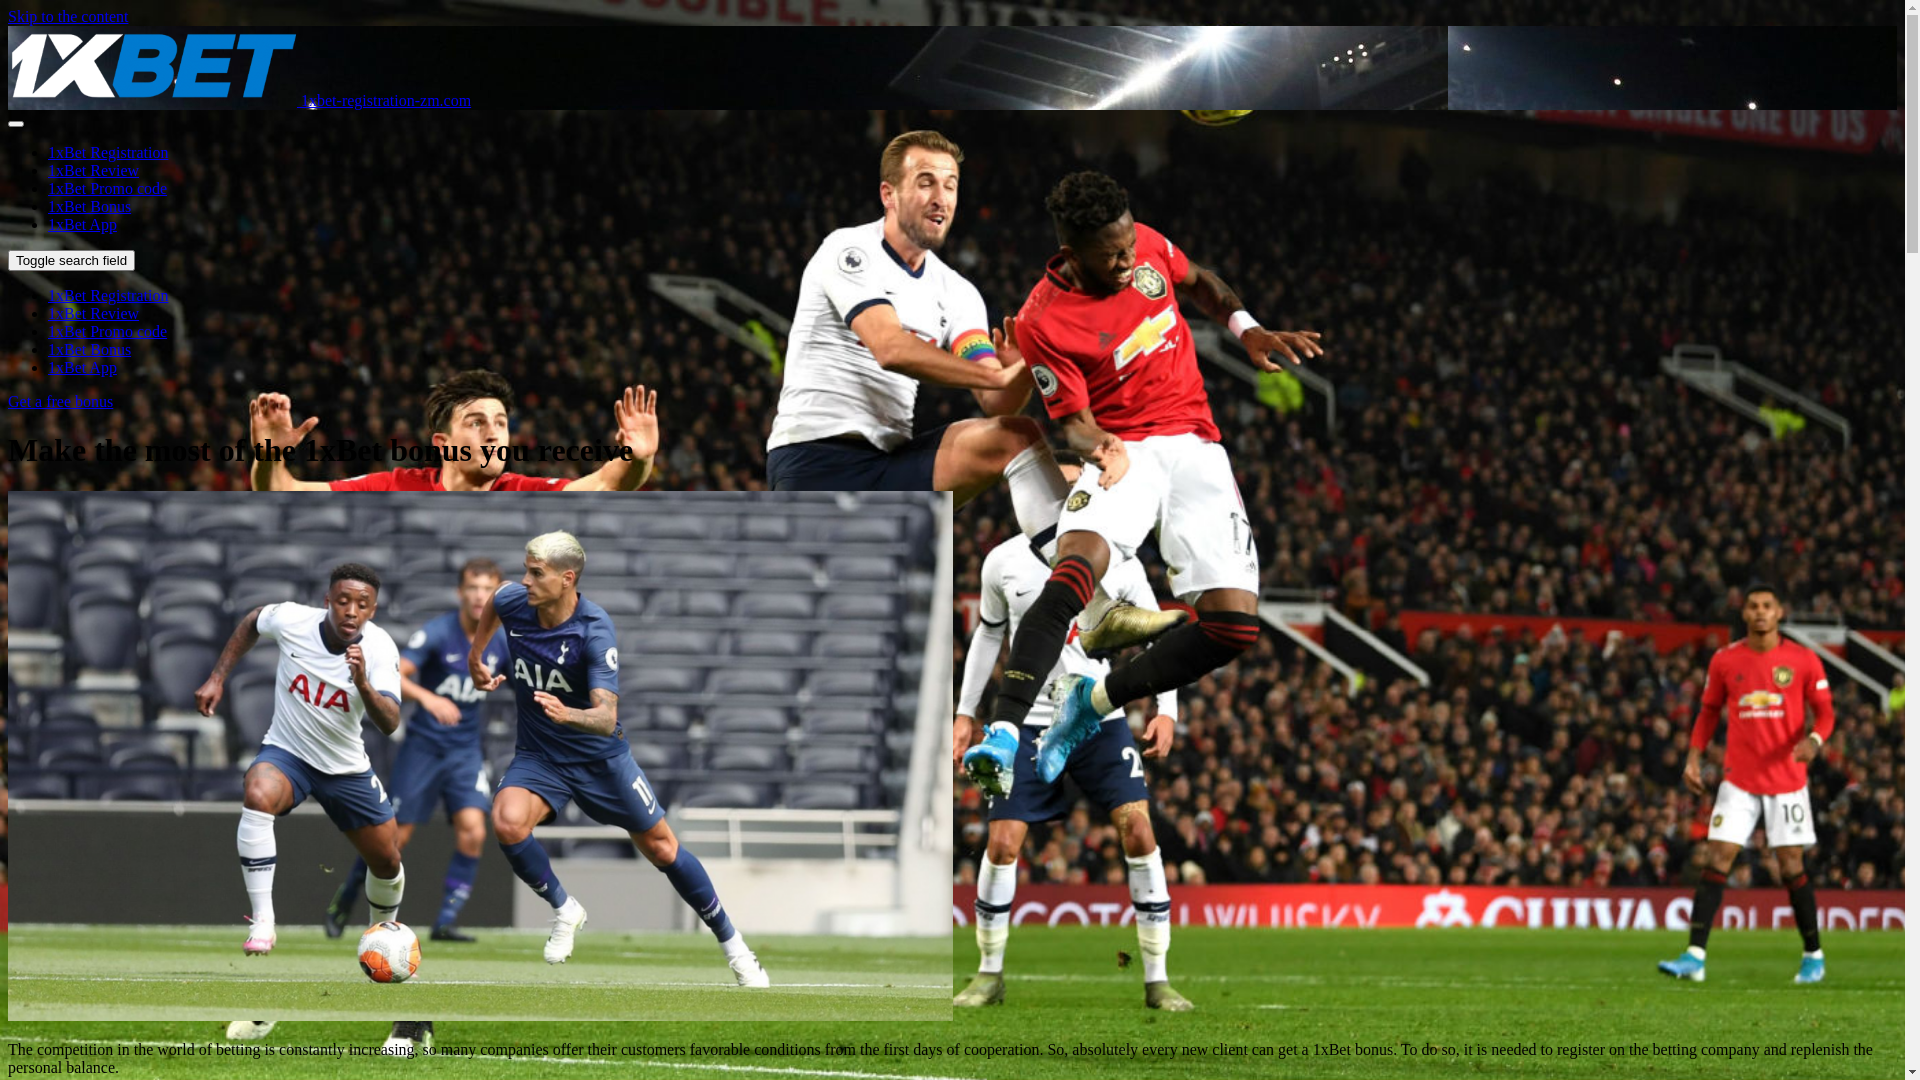  Describe the element at coordinates (81, 224) in the screenshot. I see `'1xBet App'` at that location.